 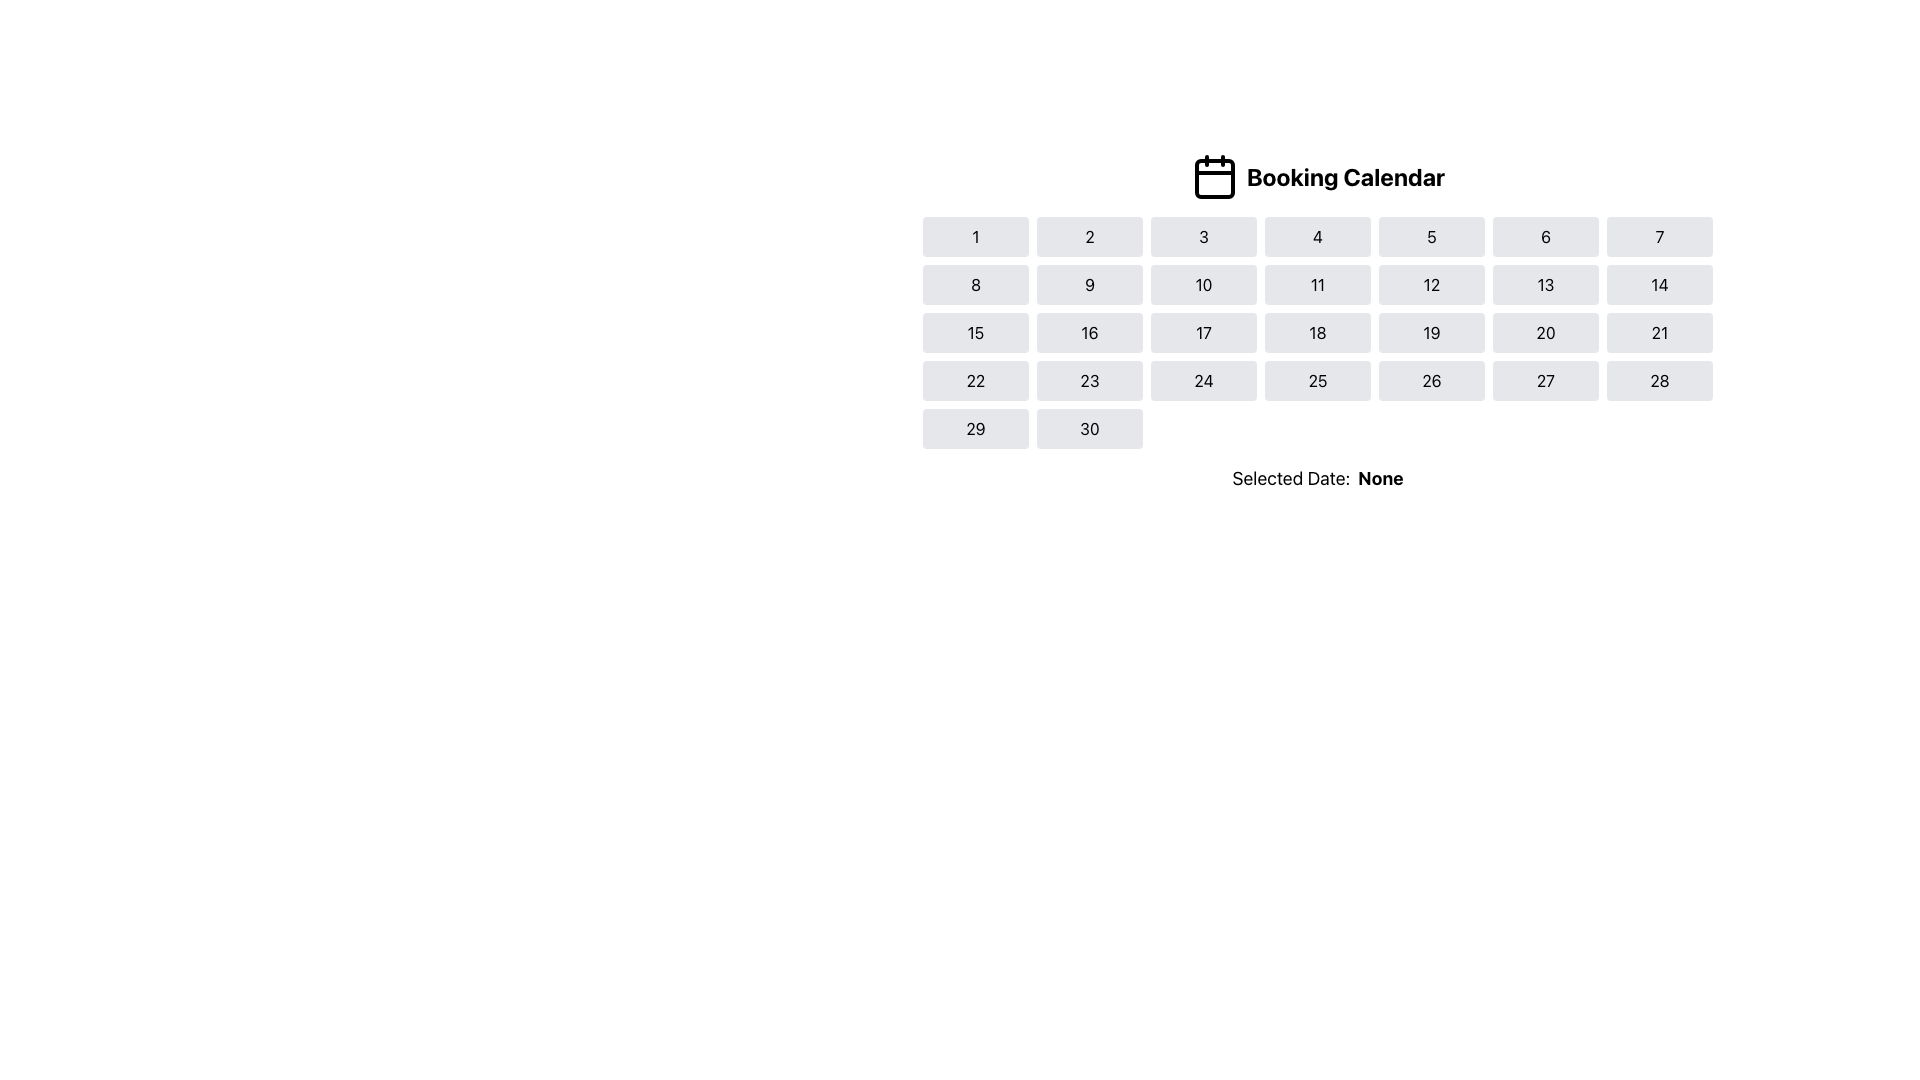 I want to click on the interactive button for selecting the date '29' in the calendar interface using keyboard navigation, so click(x=975, y=427).